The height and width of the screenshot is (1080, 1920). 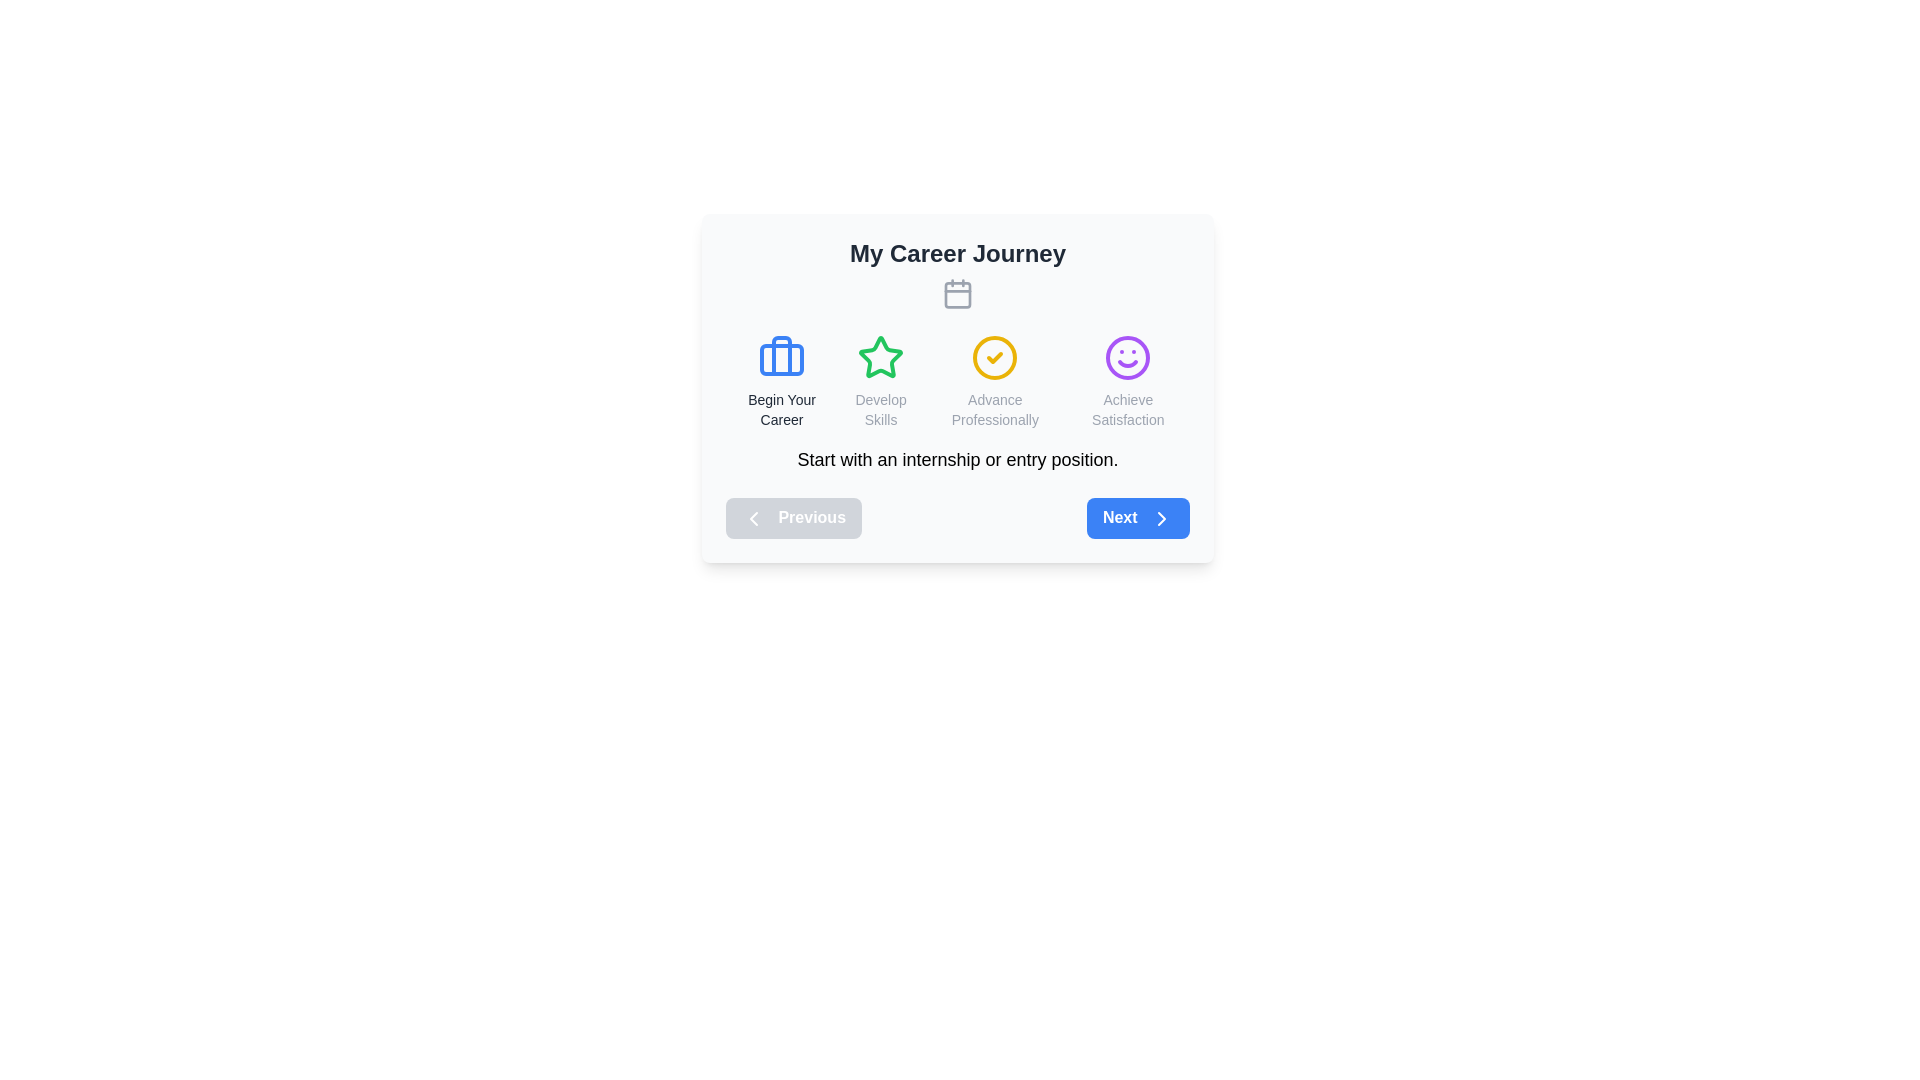 I want to click on the 'Begin Your Career' text label, which indicates the associated briefcase icon in the 'My Career Journey' section, so click(x=781, y=408).